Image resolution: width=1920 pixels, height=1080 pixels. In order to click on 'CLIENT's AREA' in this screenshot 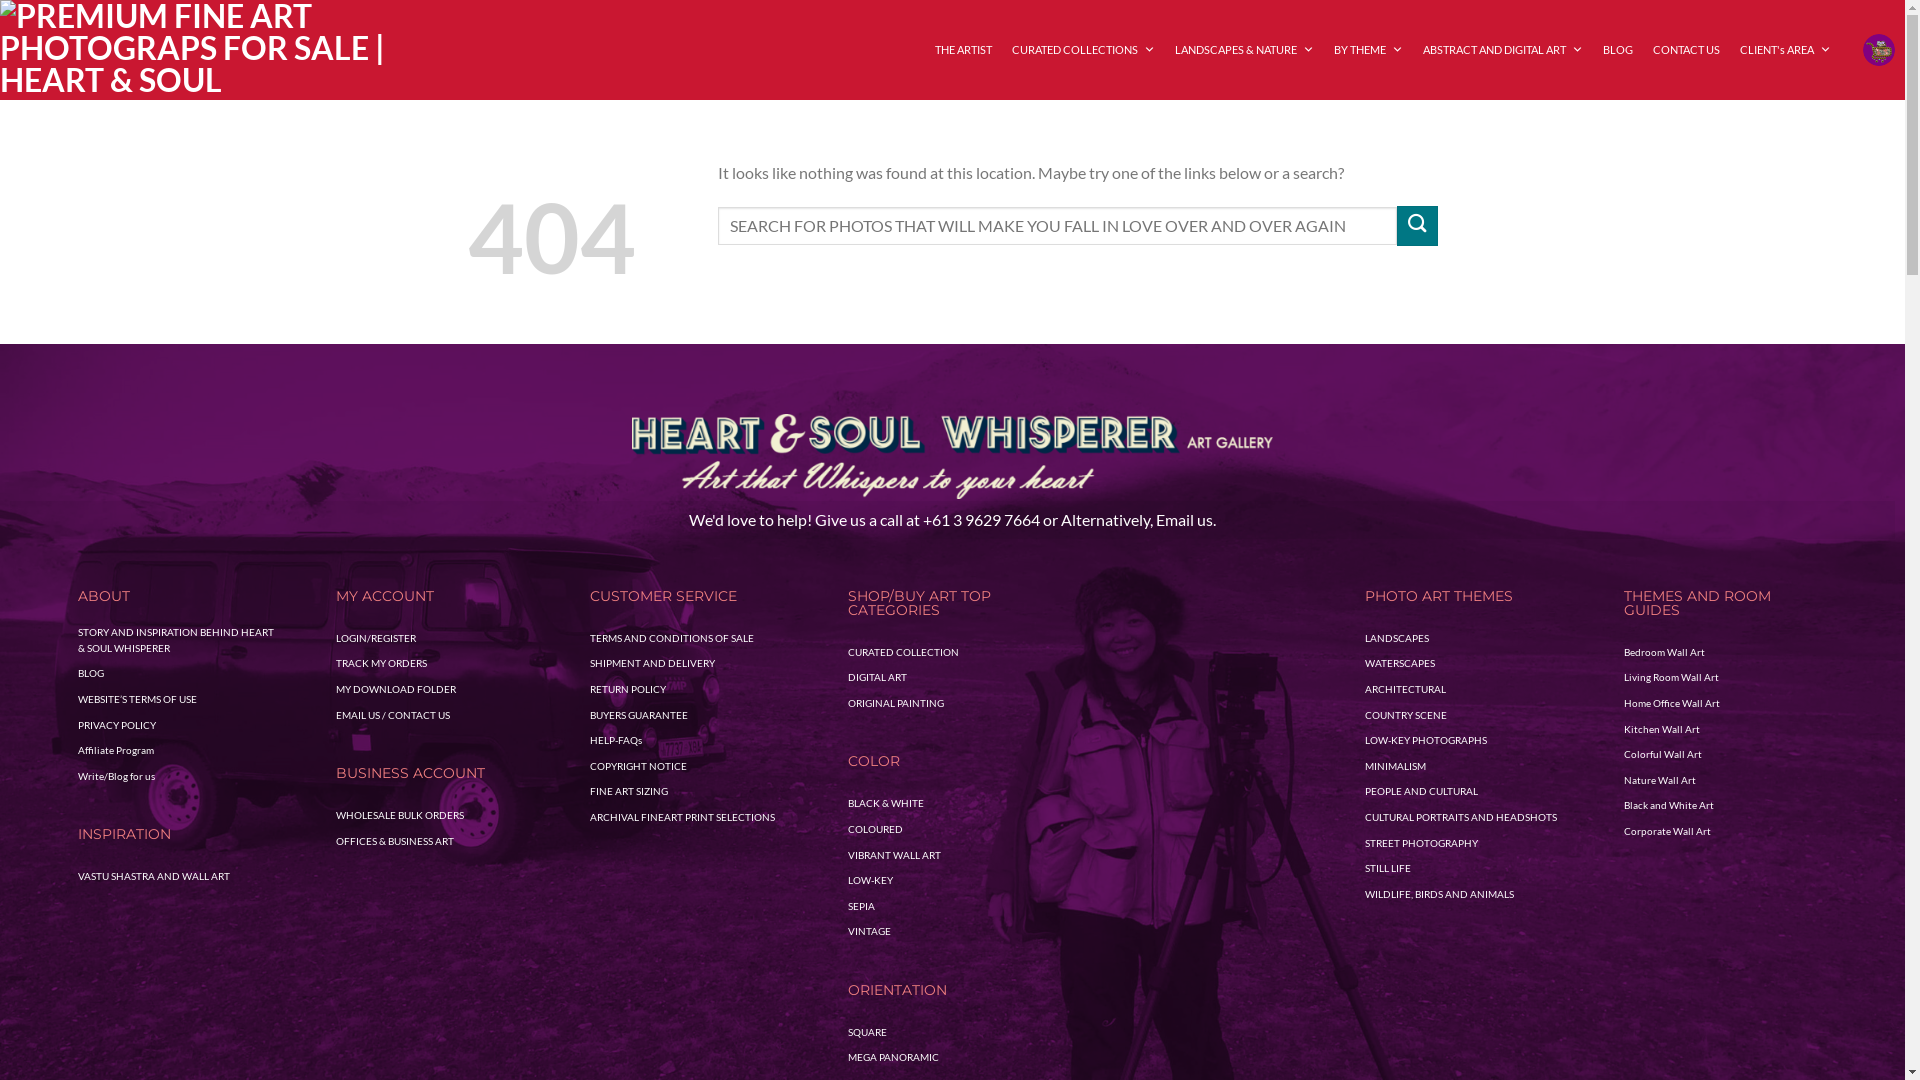, I will do `click(1785, 49)`.